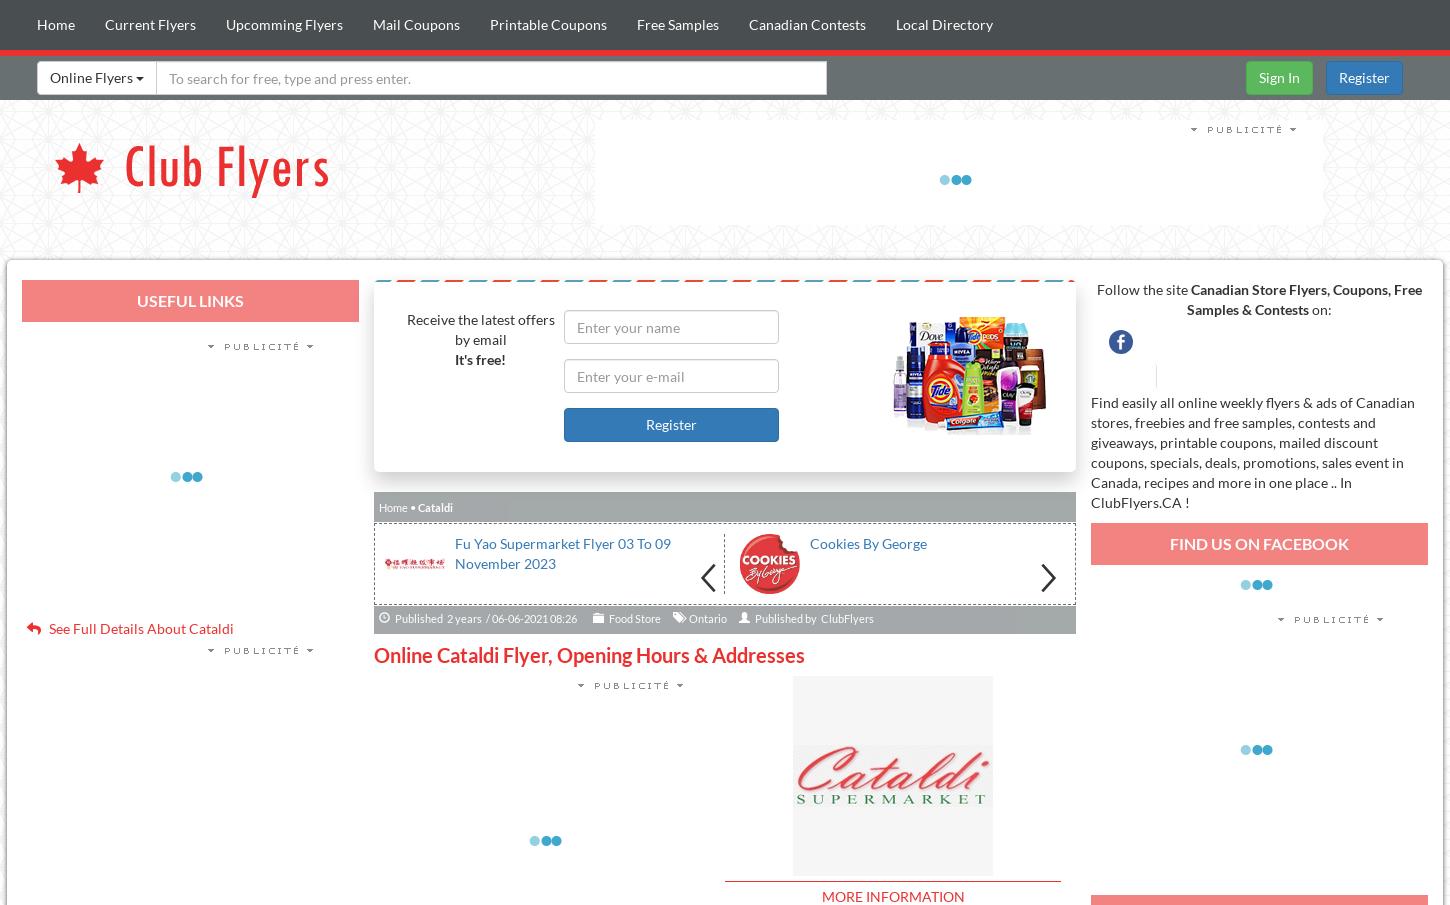 This screenshot has height=905, width=1450. Describe the element at coordinates (1143, 289) in the screenshot. I see `'Follow the site'` at that location.